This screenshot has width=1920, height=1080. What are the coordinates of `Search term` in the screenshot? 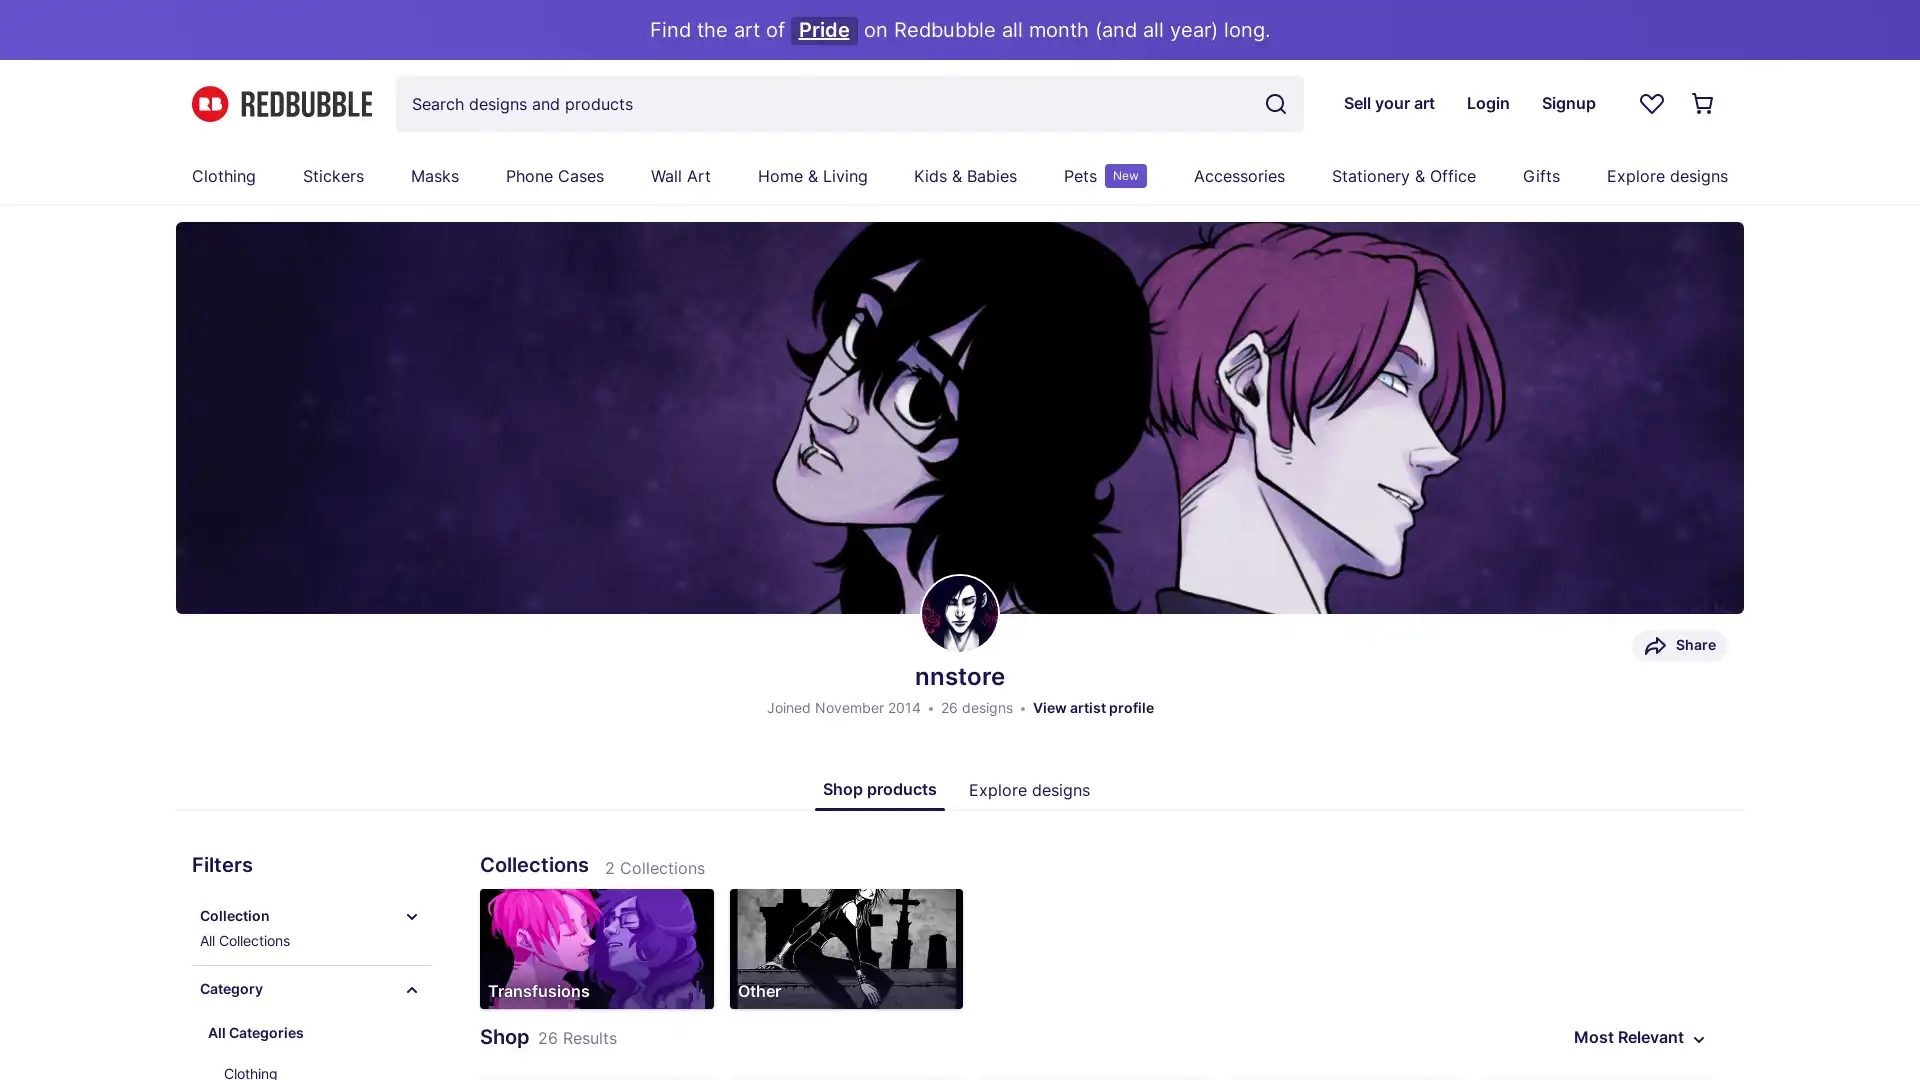 It's located at (1275, 104).